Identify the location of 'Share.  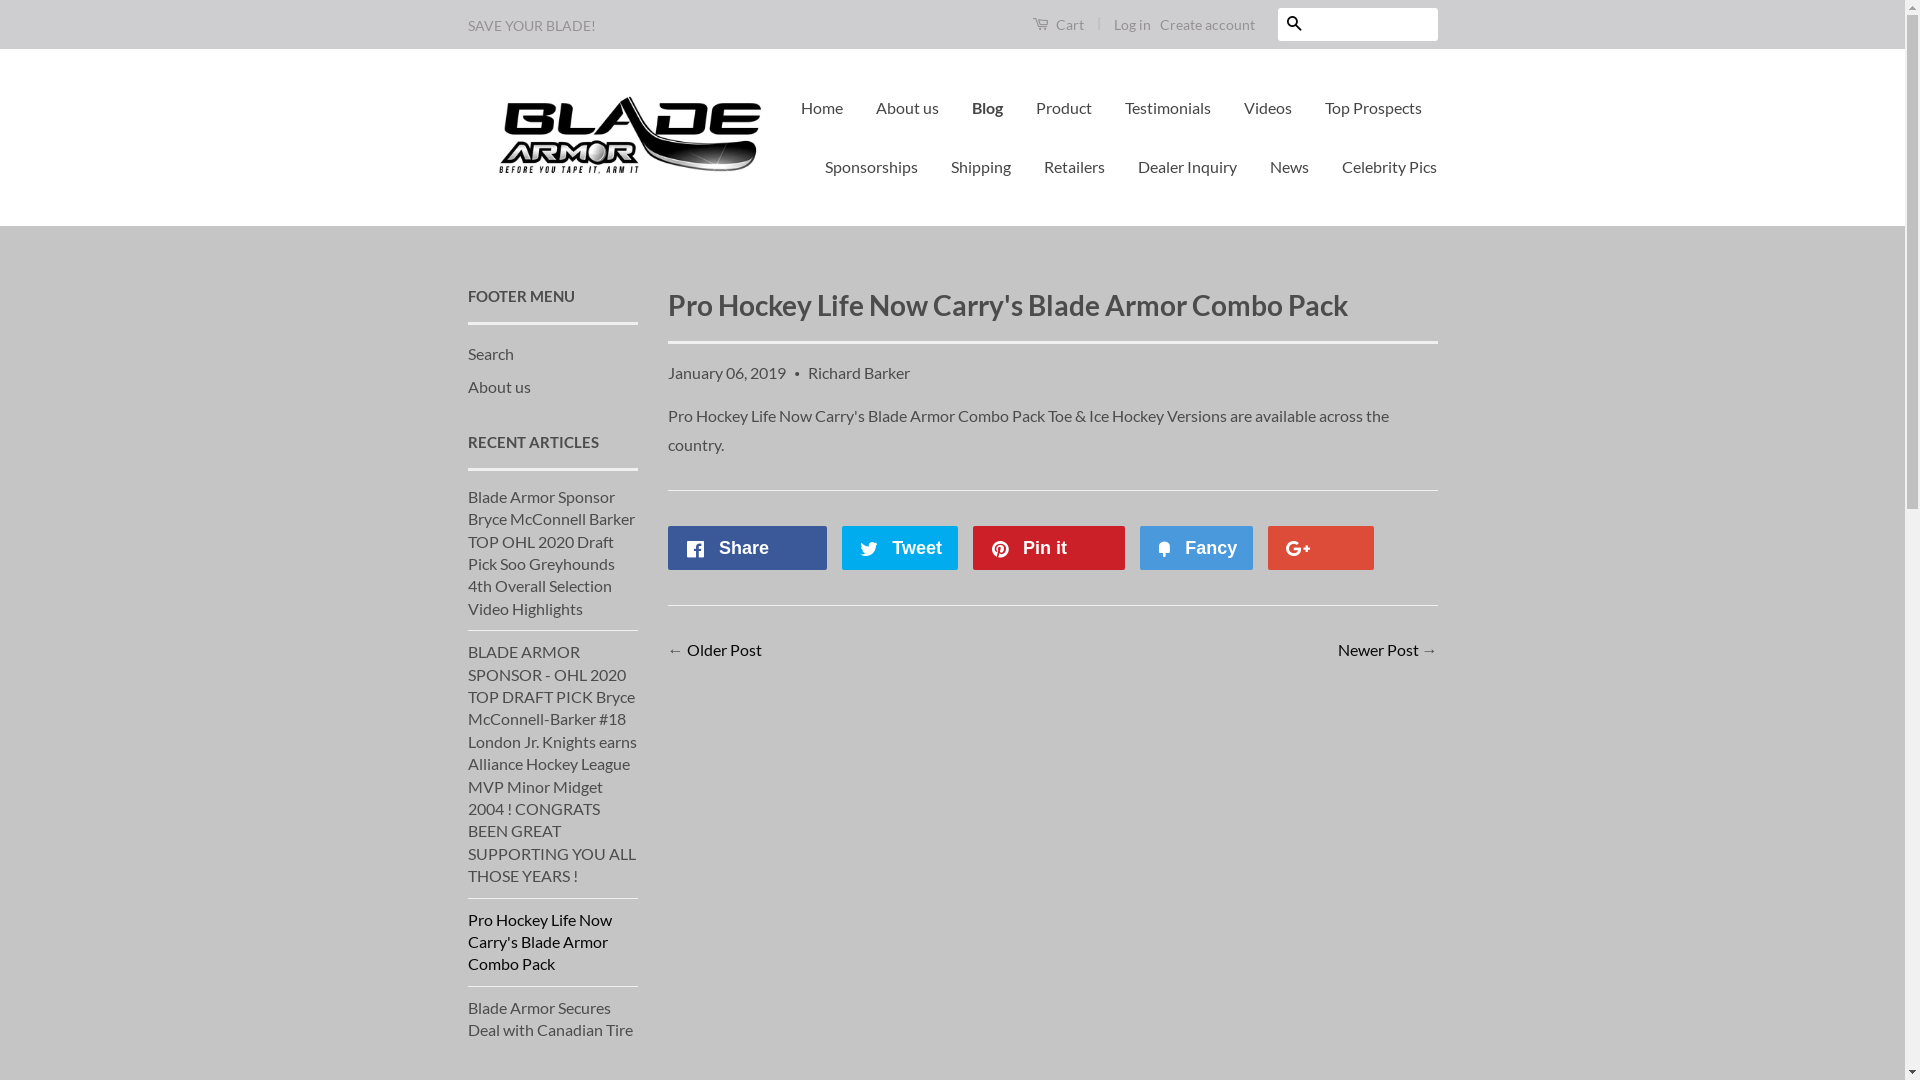
(747, 547).